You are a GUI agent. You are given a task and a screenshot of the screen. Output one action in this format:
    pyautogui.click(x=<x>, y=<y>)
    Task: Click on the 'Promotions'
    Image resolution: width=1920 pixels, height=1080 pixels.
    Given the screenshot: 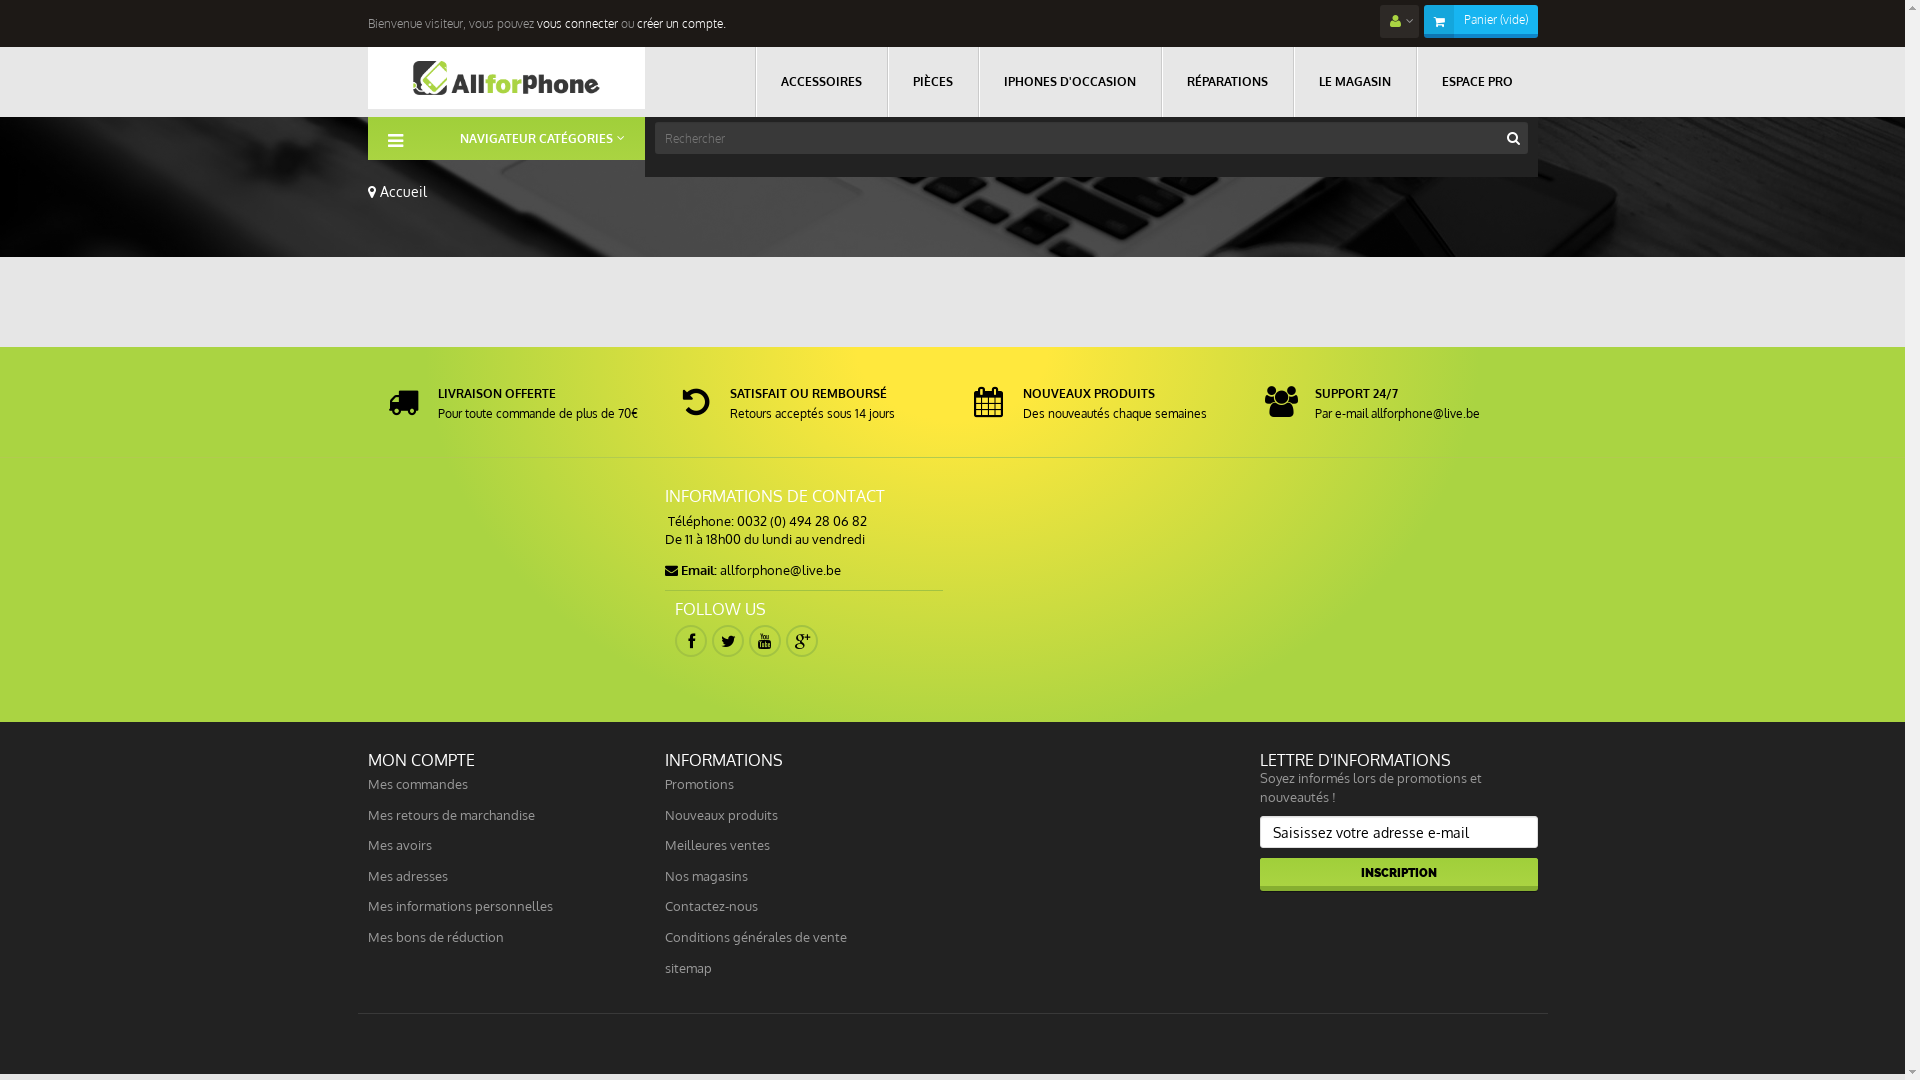 What is the action you would take?
    pyautogui.click(x=699, y=782)
    